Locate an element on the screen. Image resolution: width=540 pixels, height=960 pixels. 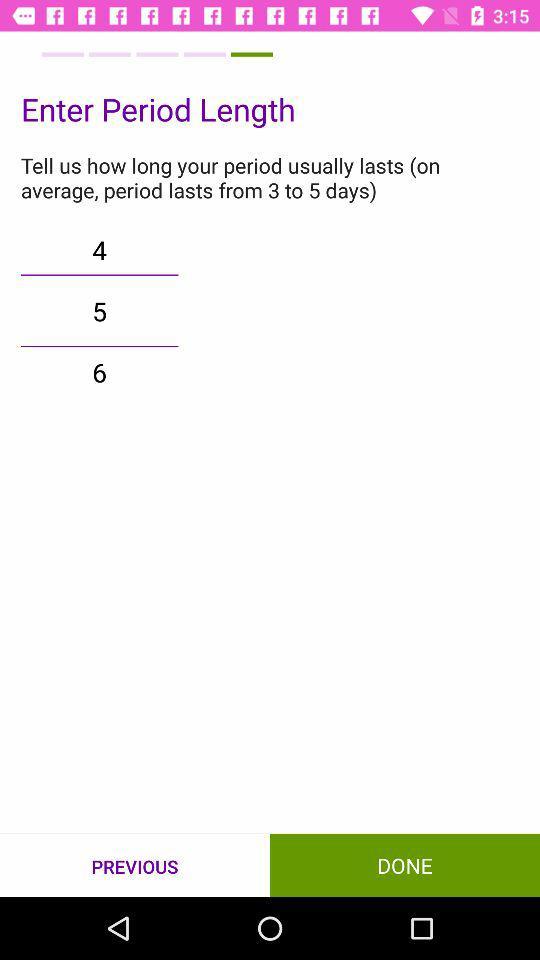
previous item is located at coordinates (135, 865).